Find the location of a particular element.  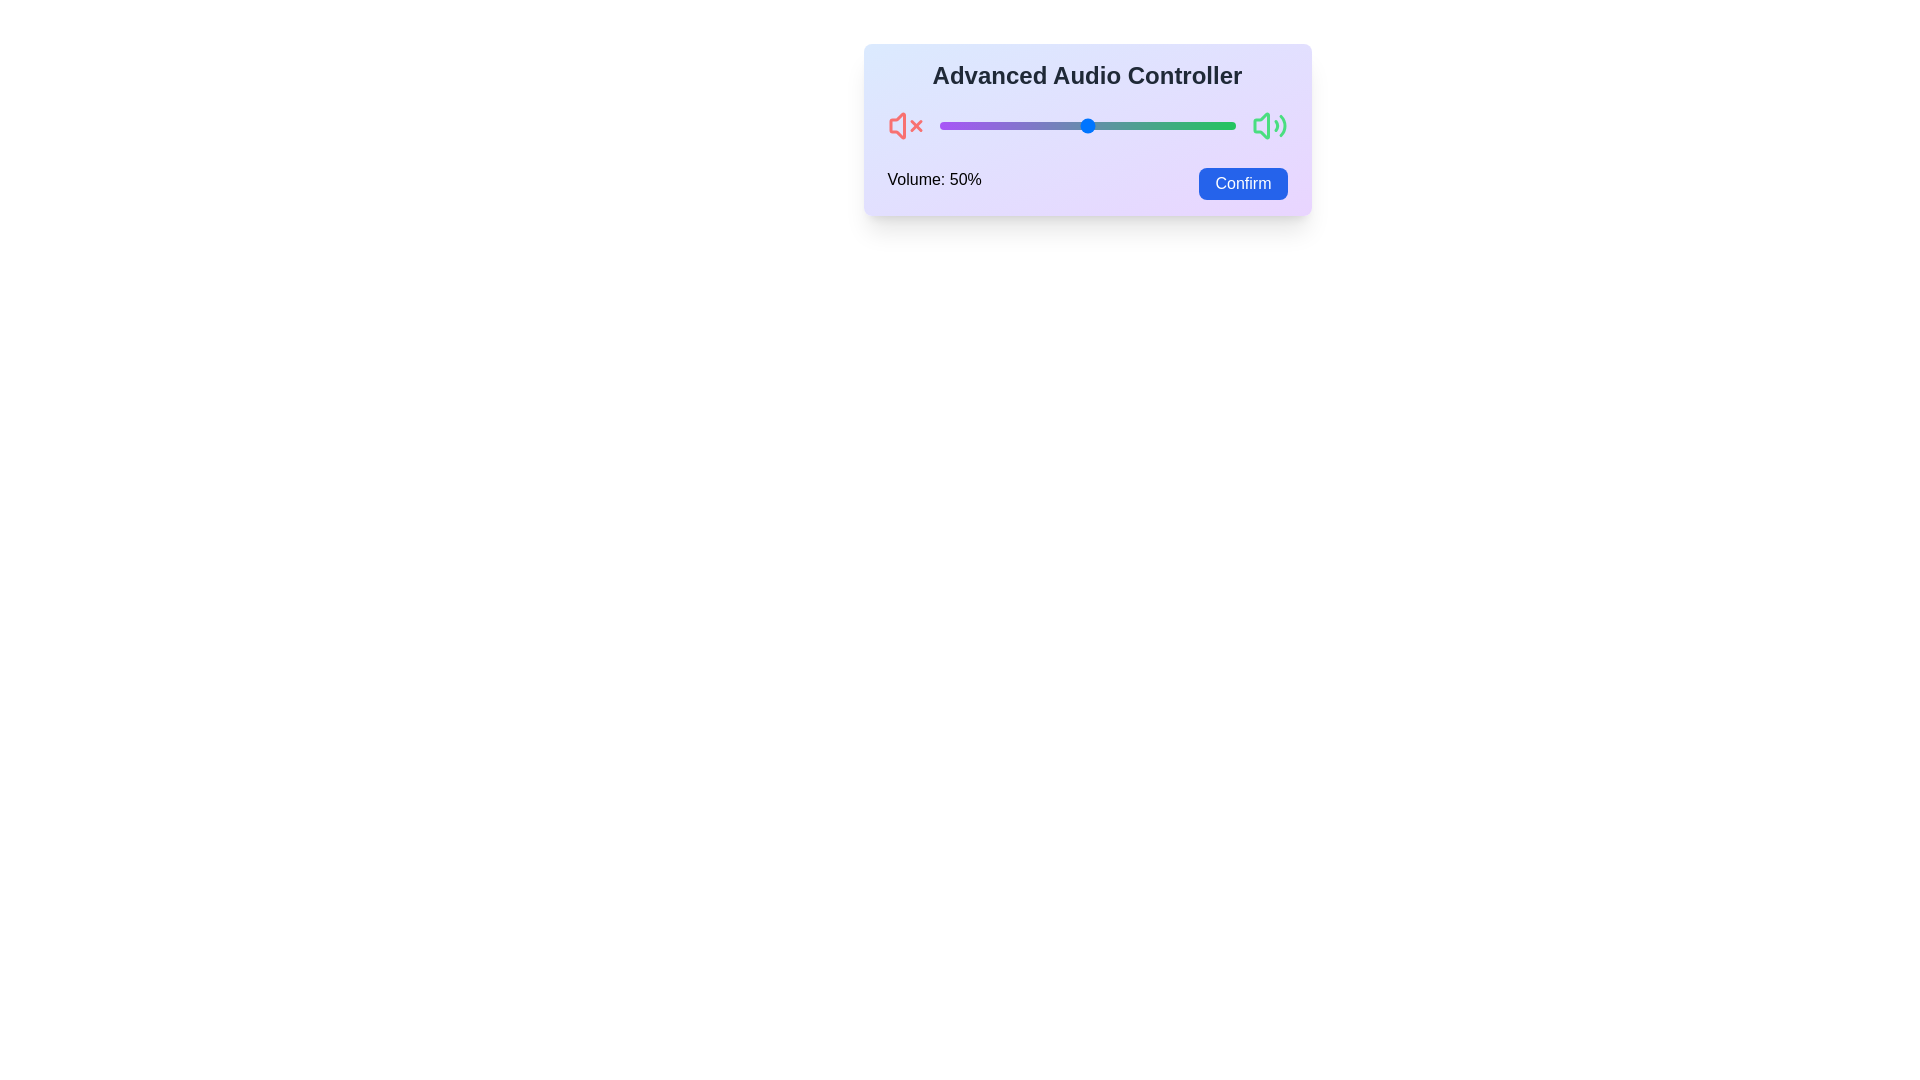

the volume slider to set the volume to 62% is located at coordinates (1123, 126).